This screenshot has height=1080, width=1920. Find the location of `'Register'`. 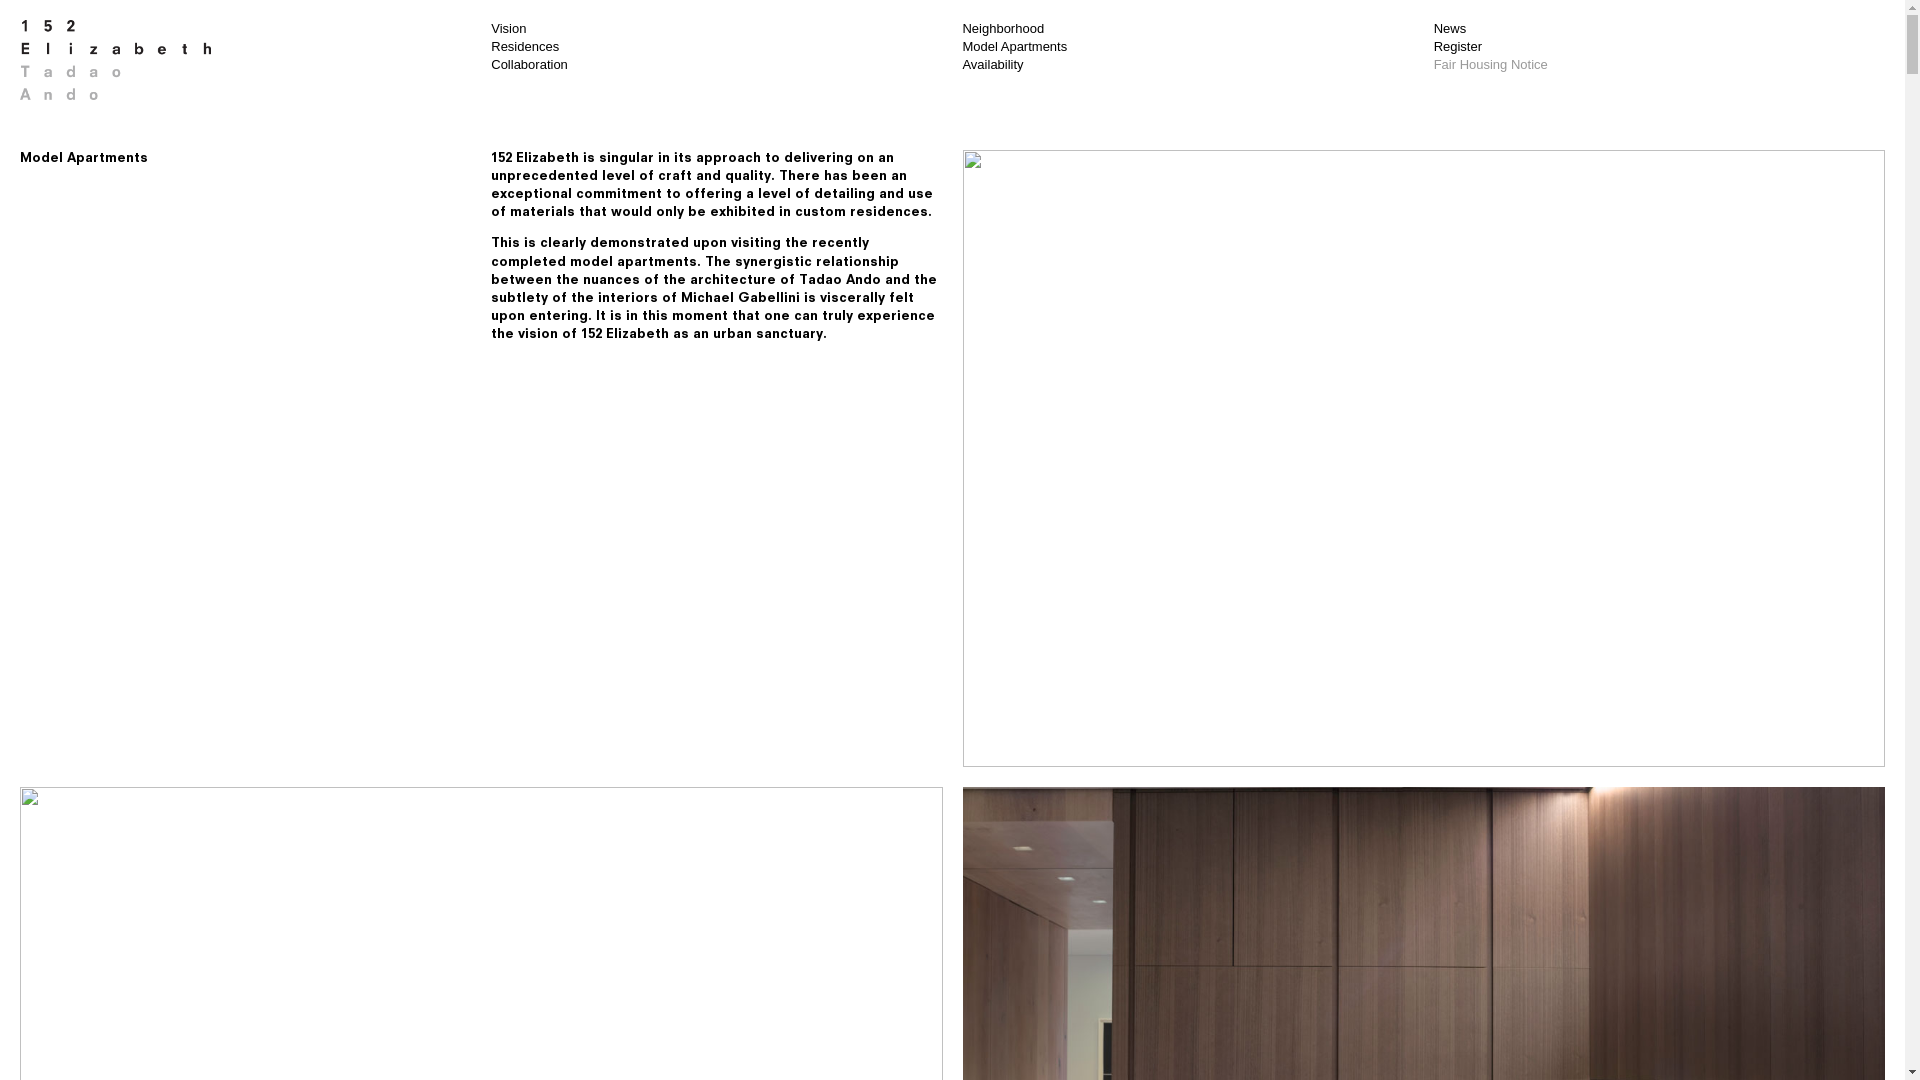

'Register' is located at coordinates (1458, 45).